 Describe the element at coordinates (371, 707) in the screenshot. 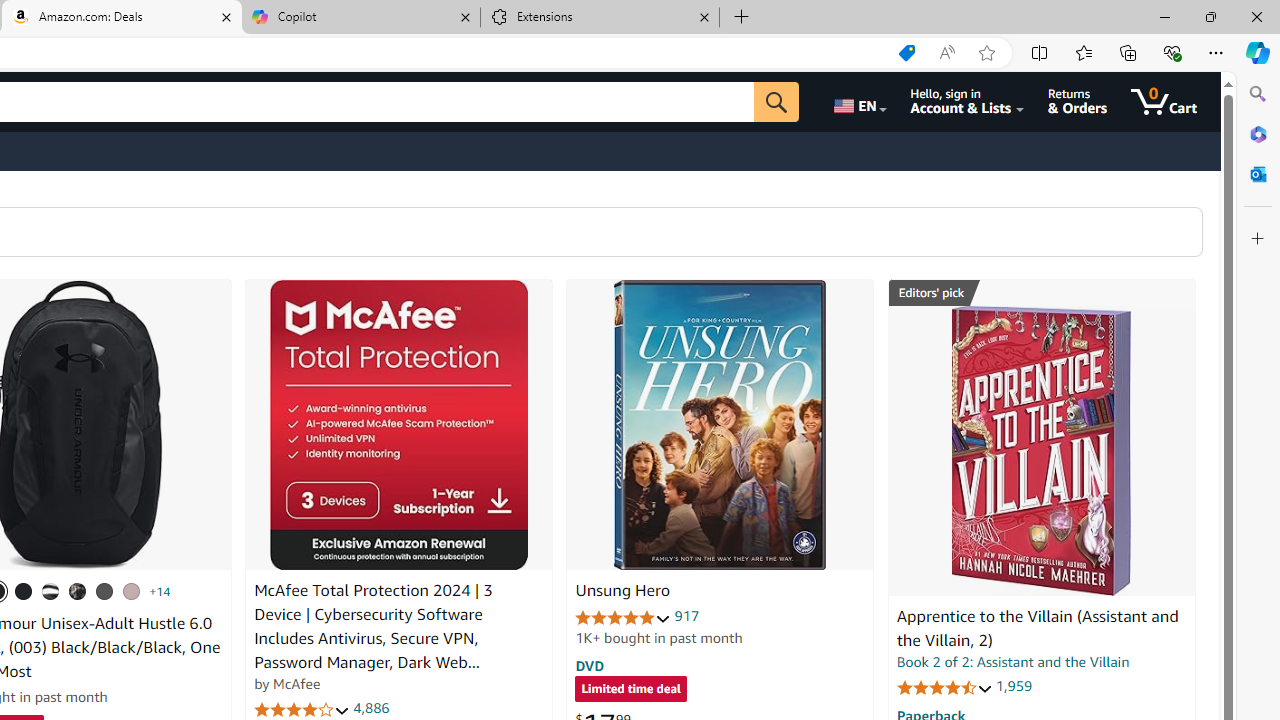

I see `'4,886'` at that location.